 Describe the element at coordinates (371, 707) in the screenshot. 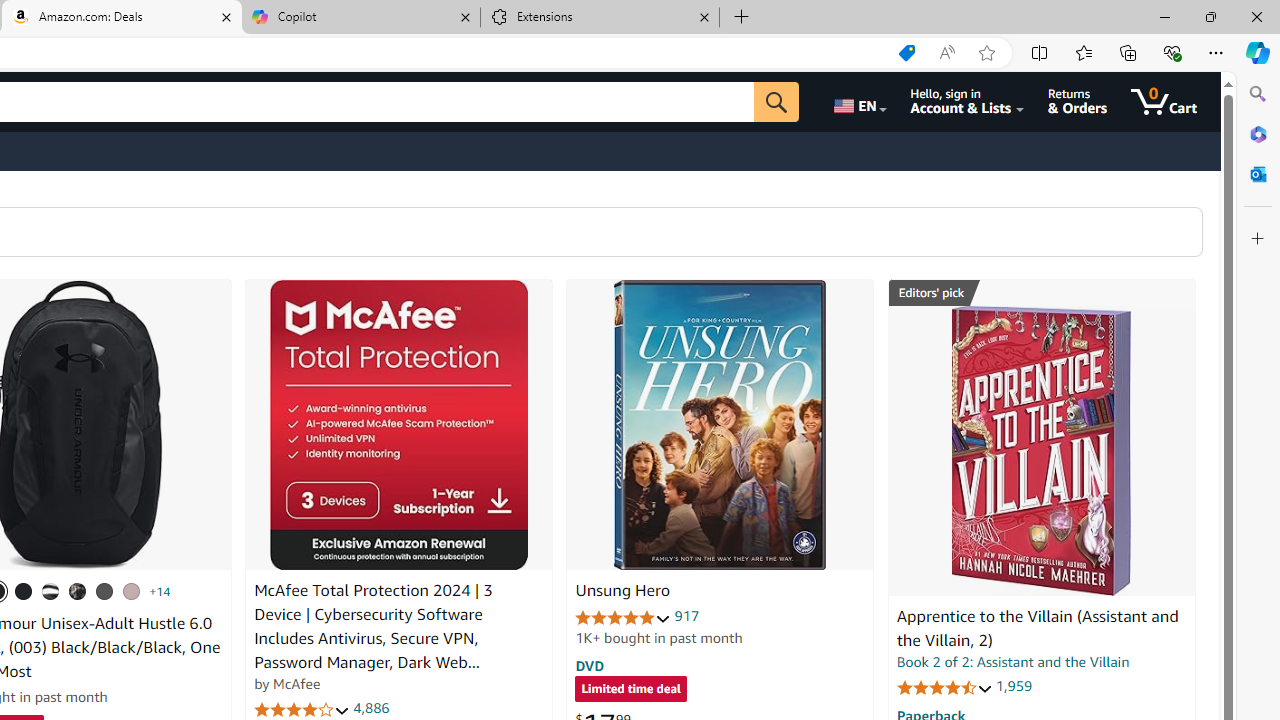

I see `'4,886'` at that location.